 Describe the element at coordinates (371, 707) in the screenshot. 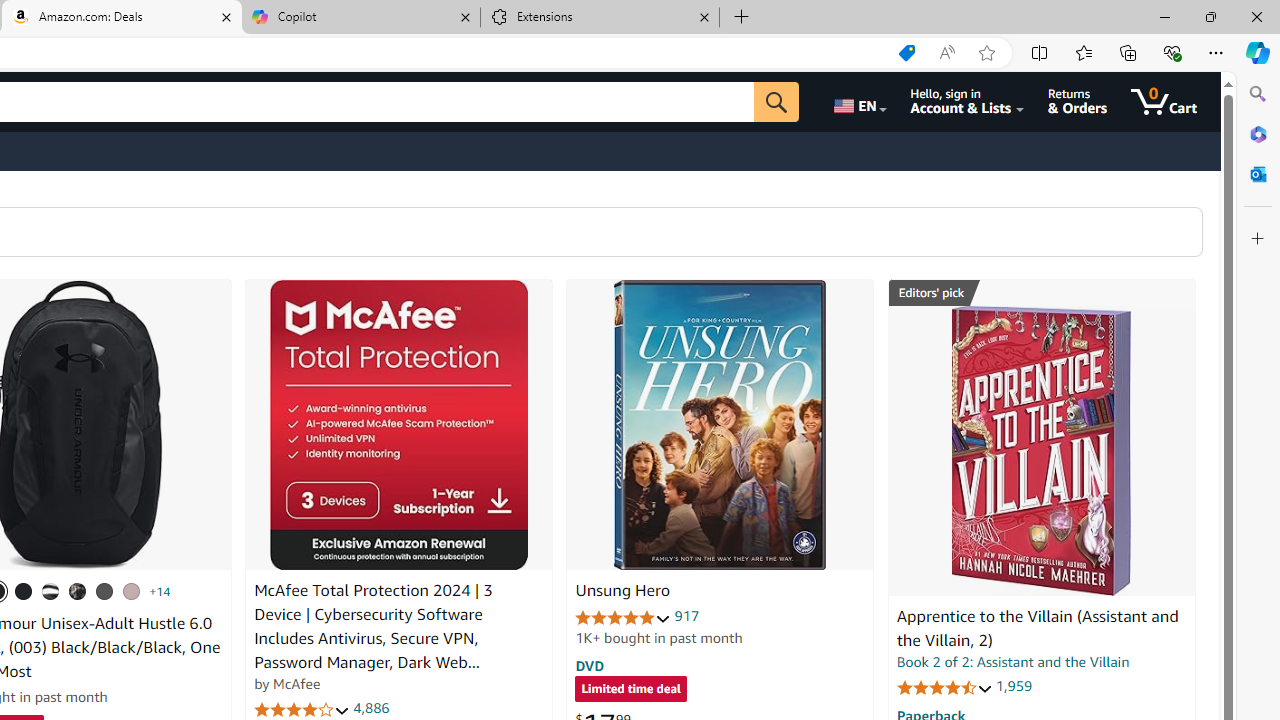

I see `'4,886'` at that location.